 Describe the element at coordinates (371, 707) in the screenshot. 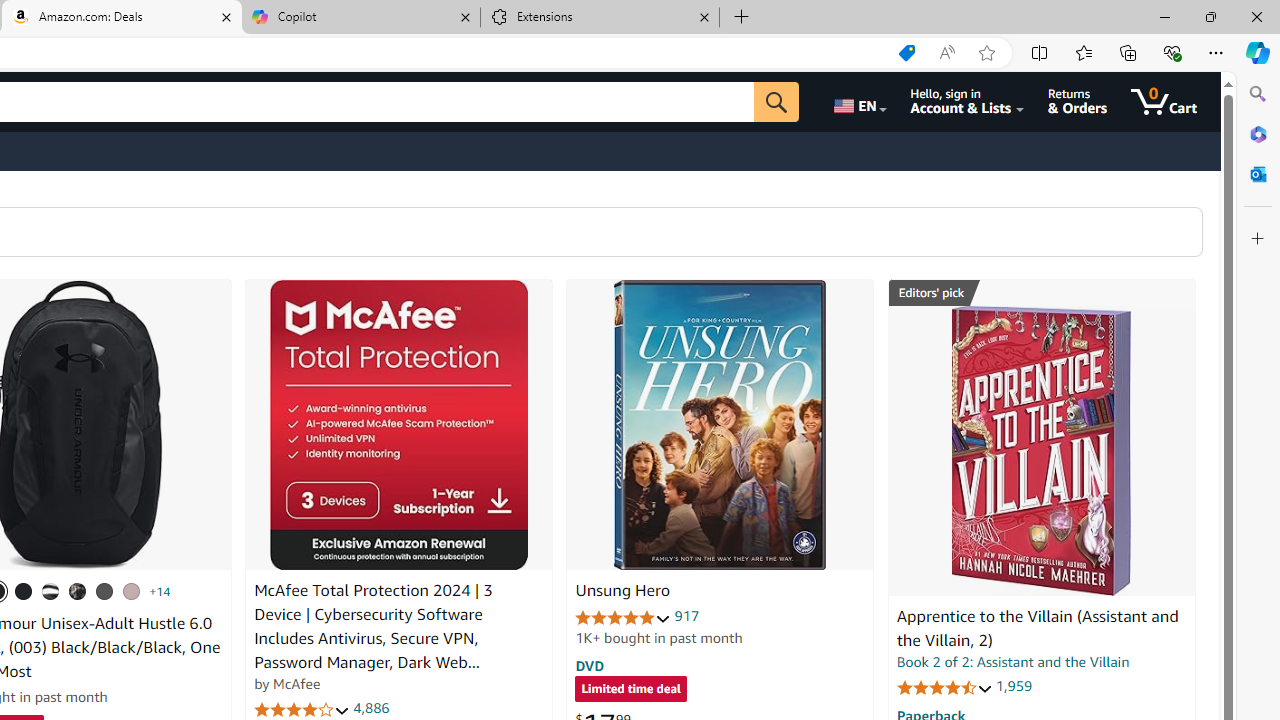

I see `'4,886'` at that location.